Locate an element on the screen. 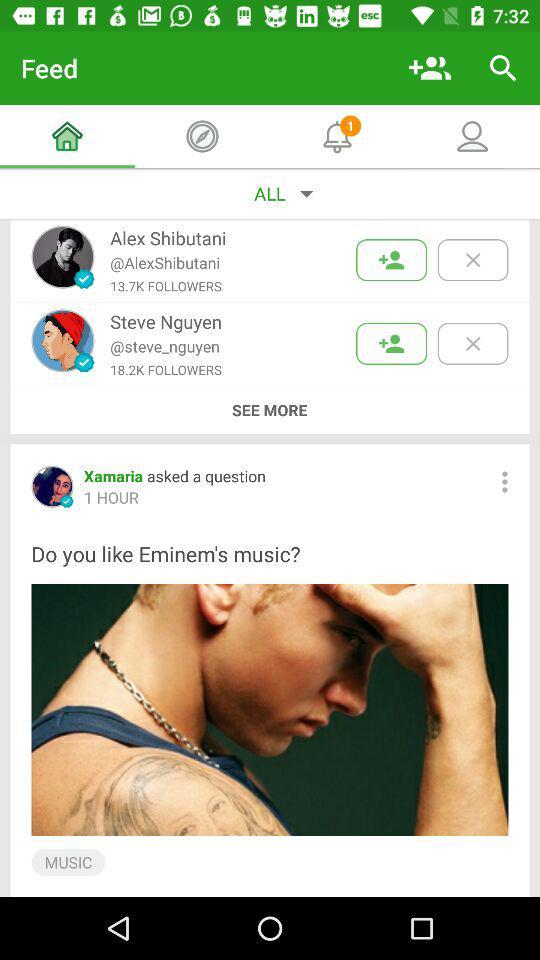 The height and width of the screenshot is (960, 540). user or send friend request is located at coordinates (391, 343).